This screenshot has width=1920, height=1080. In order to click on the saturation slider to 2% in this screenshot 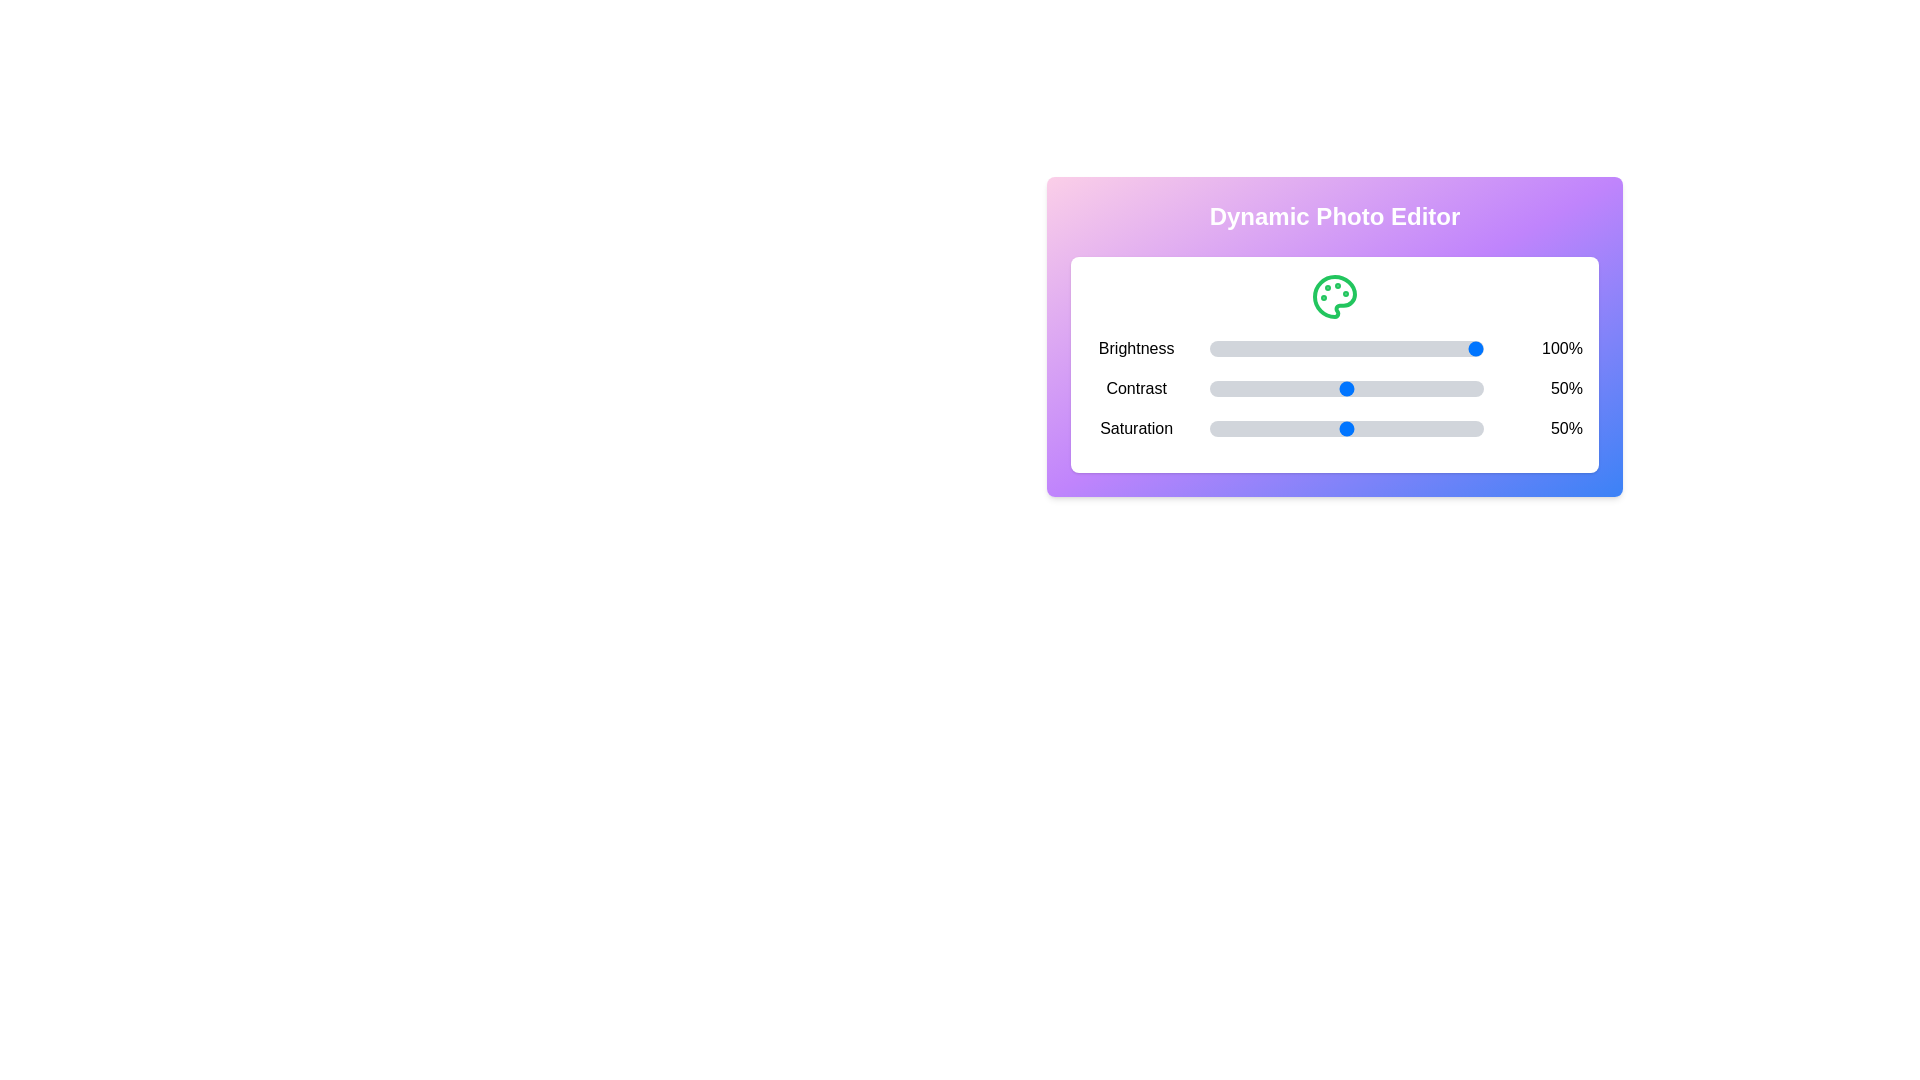, I will do `click(1214, 427)`.